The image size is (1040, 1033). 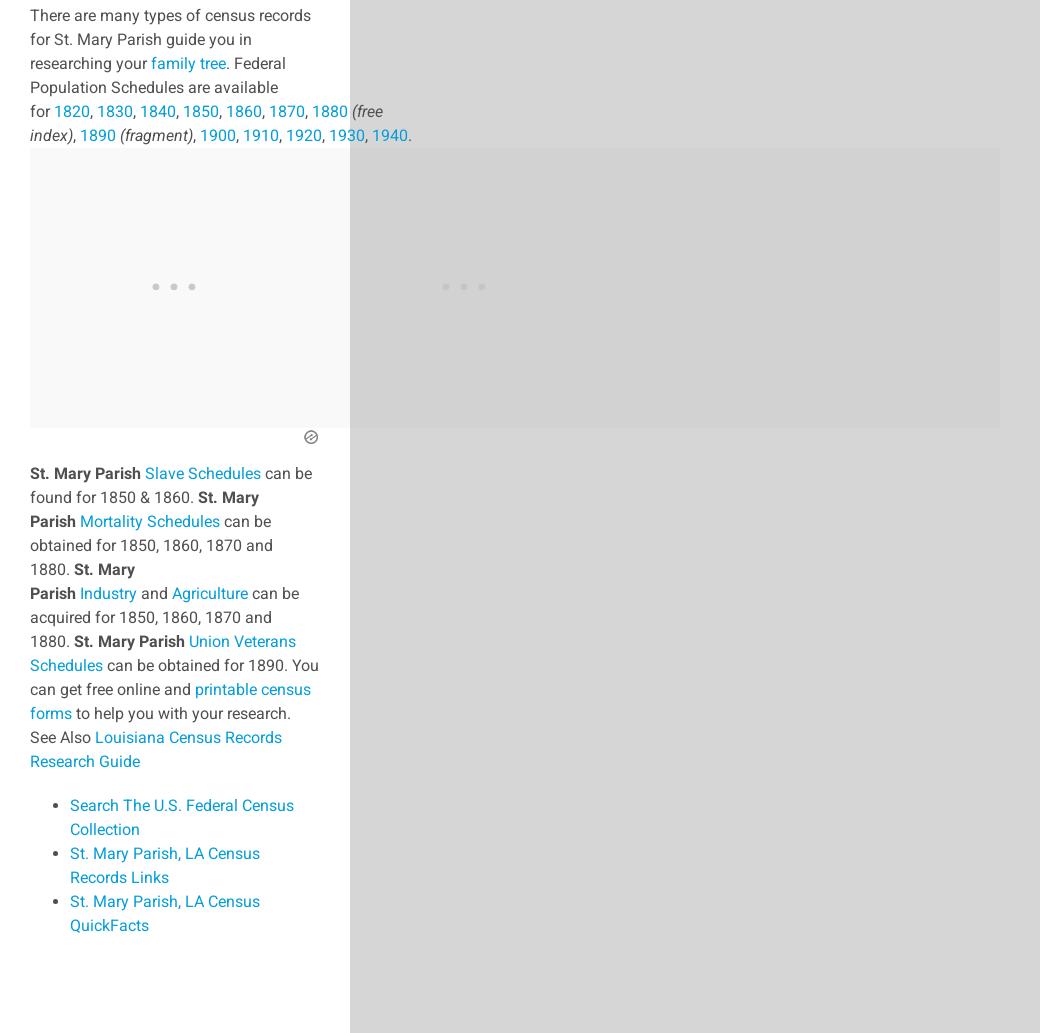 I want to click on '(free index)', so click(x=206, y=122).